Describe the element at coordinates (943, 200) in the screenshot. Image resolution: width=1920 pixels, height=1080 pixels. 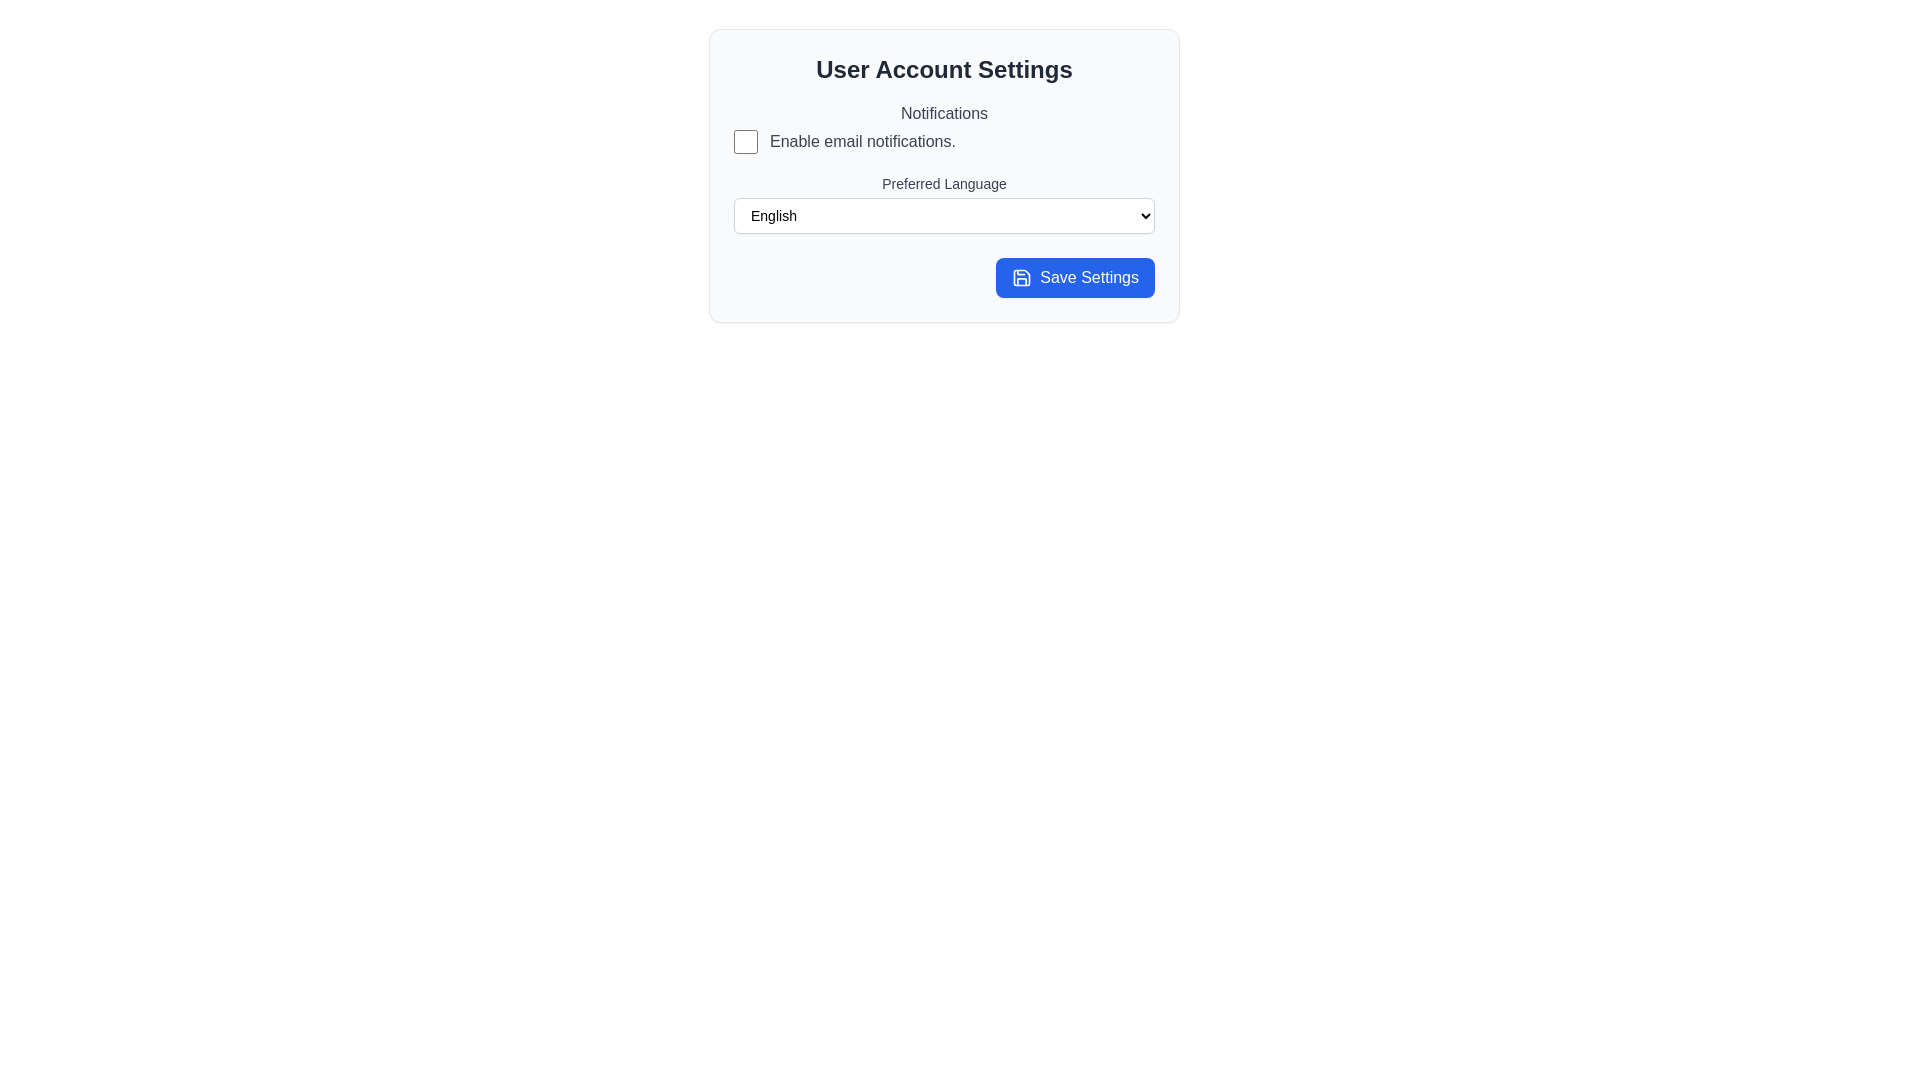
I see `an option from the dropdown menu located in the 'User Account Settings' form under the 'Notifications' label, which follows the 'Enable email notifications' checkbox` at that location.